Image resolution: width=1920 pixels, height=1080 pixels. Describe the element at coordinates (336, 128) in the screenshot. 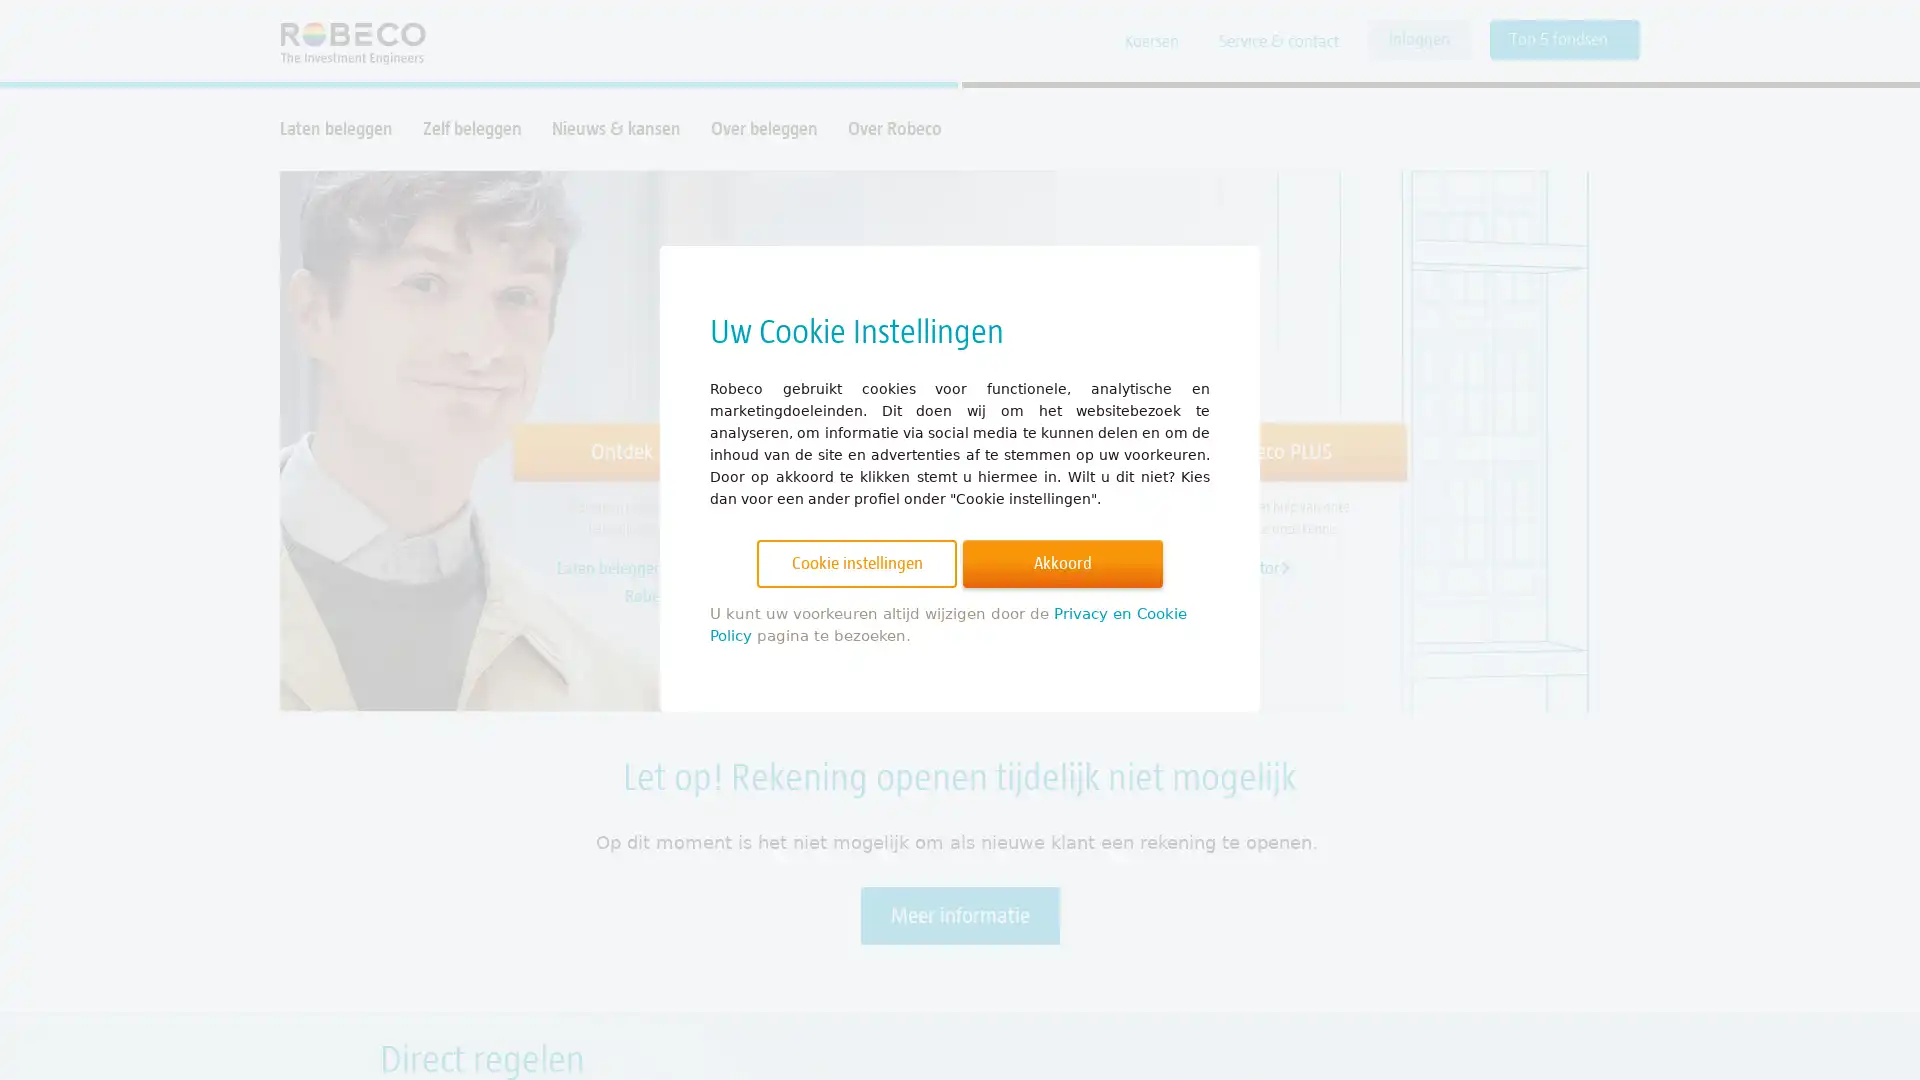

I see `Laten beleggen` at that location.